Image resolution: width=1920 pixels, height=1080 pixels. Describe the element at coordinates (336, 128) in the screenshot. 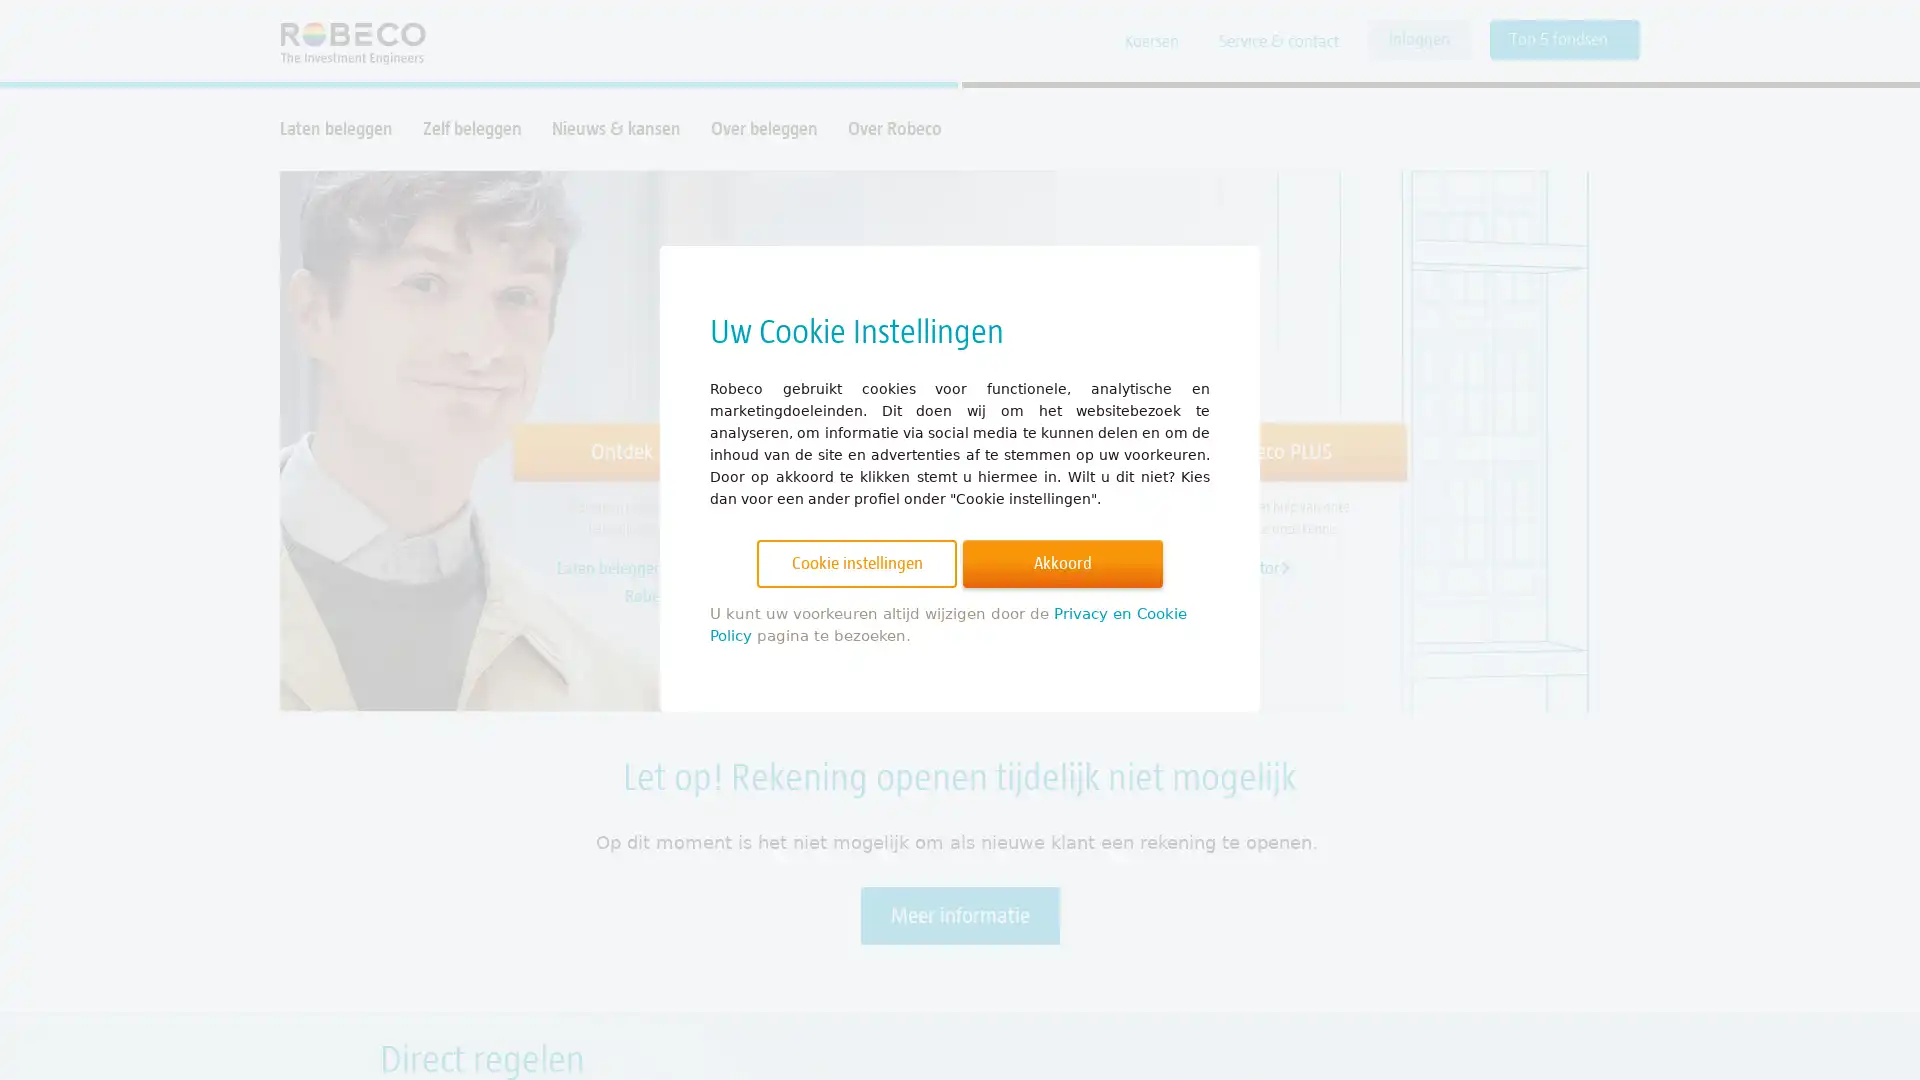

I see `Laten beleggen` at that location.